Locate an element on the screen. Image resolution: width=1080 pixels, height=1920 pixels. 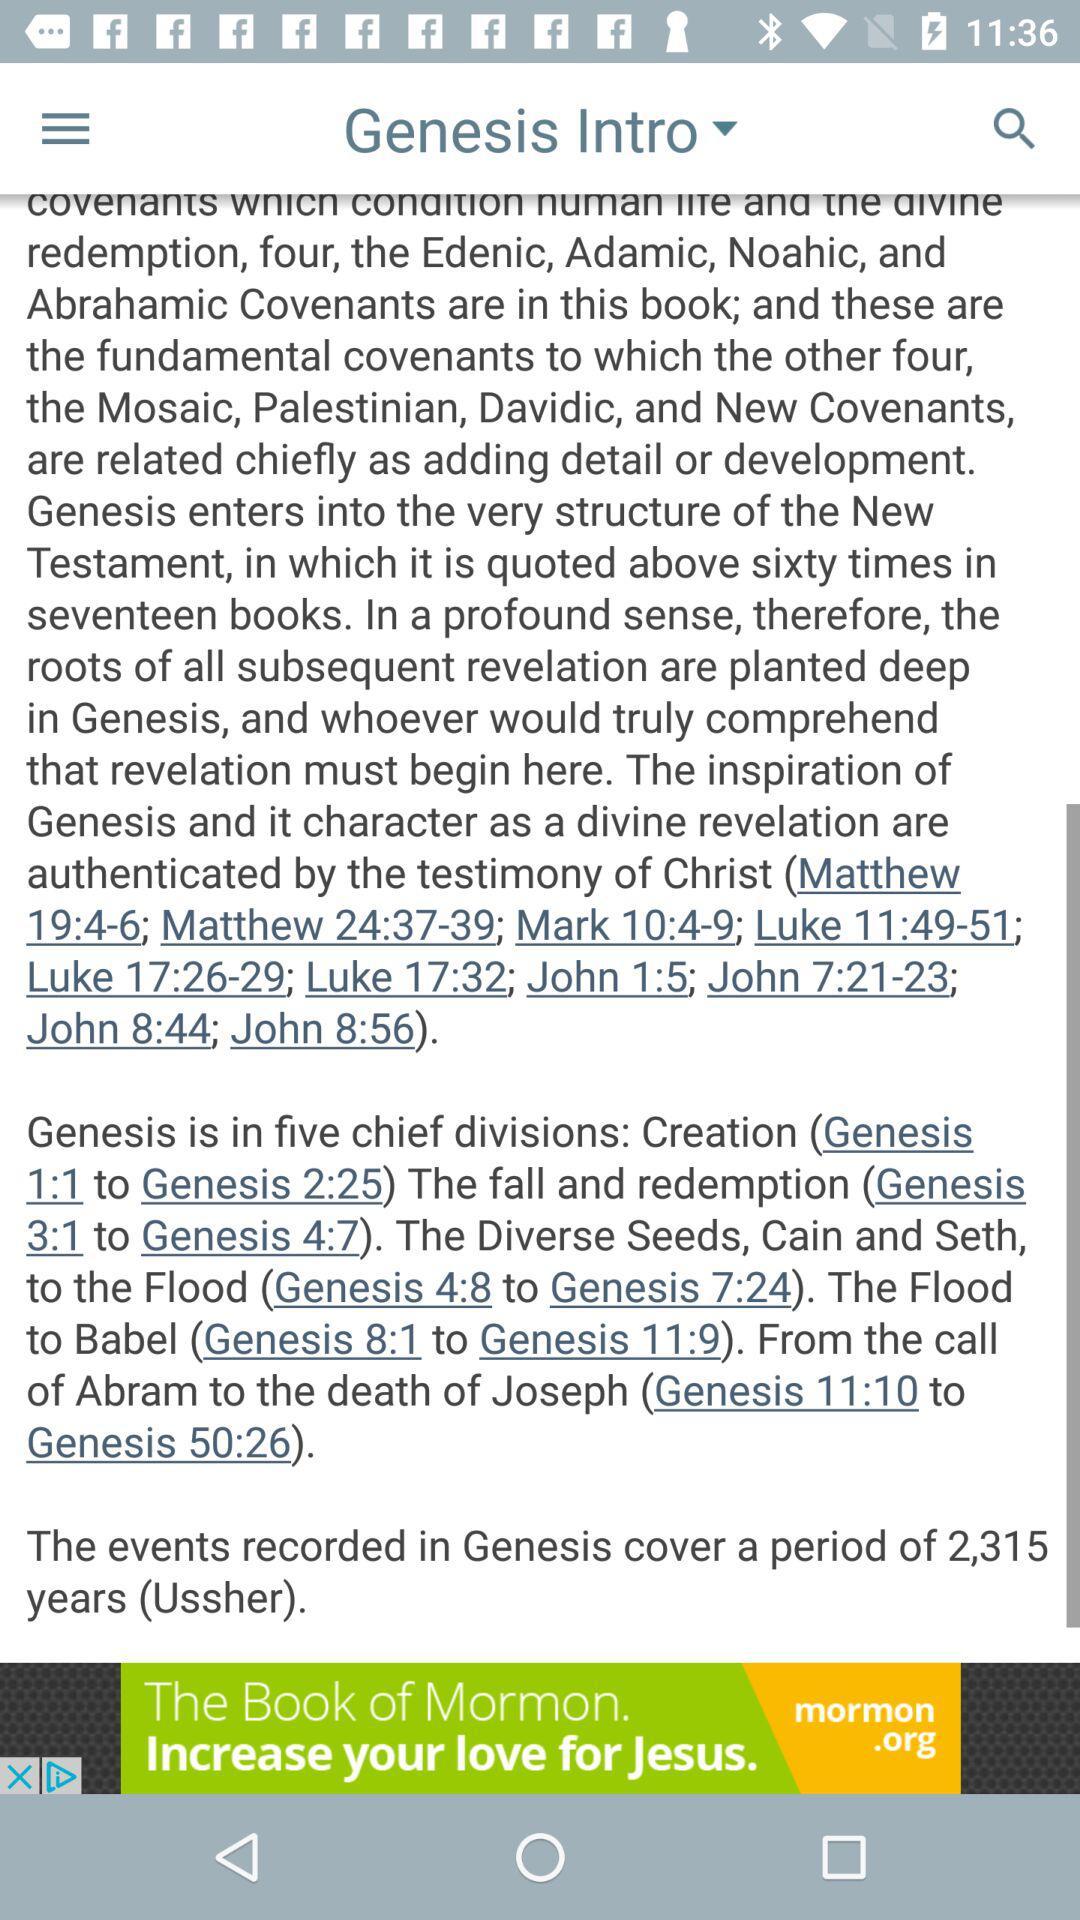
the advertised site is located at coordinates (540, 1727).